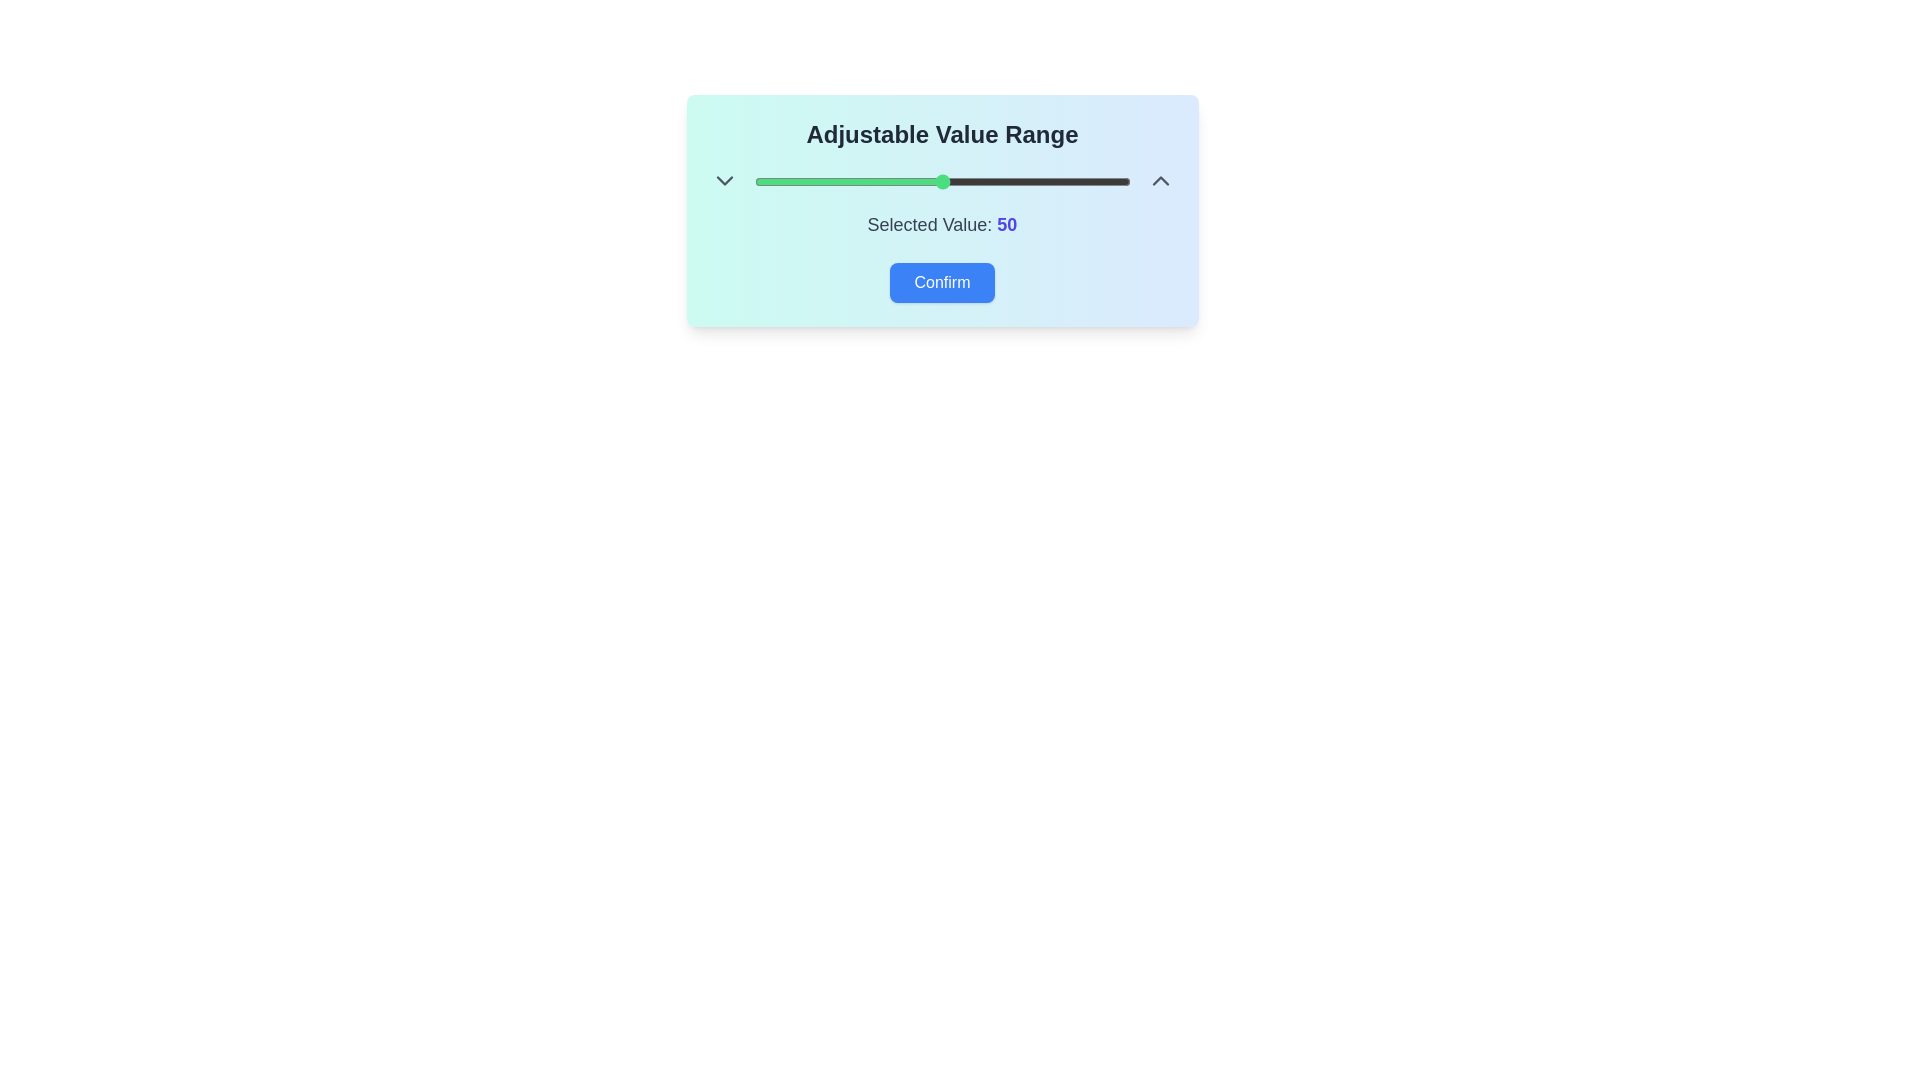 This screenshot has width=1920, height=1080. What do you see at coordinates (764, 181) in the screenshot?
I see `the slider to set the value to 3` at bounding box center [764, 181].